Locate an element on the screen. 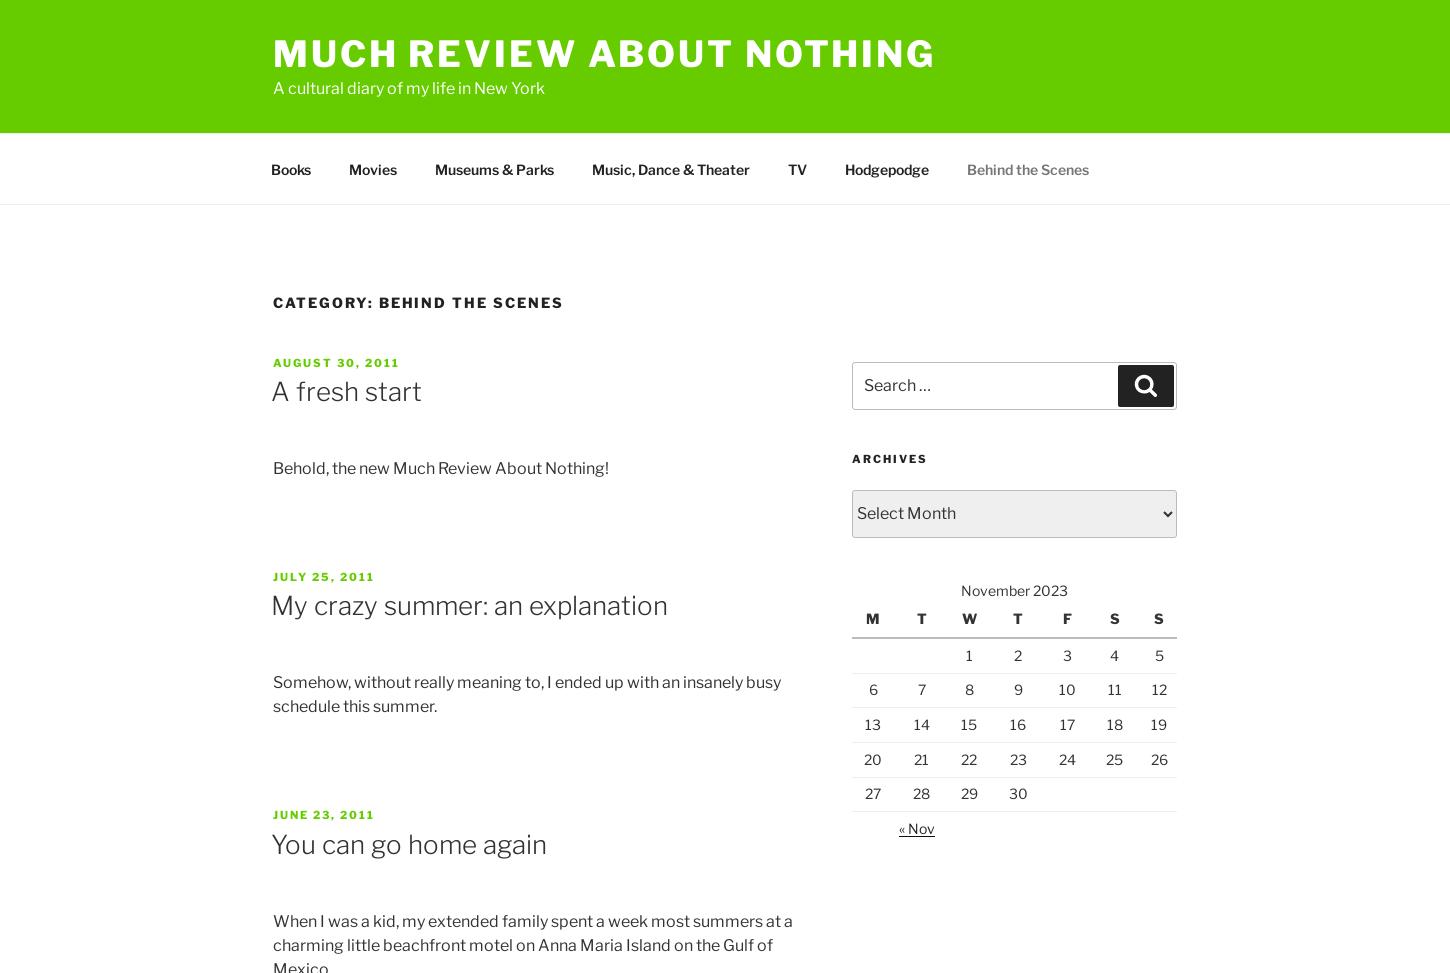 The height and width of the screenshot is (973, 1450). 'Behold, the new Much Review About Nothing!' is located at coordinates (439, 468).